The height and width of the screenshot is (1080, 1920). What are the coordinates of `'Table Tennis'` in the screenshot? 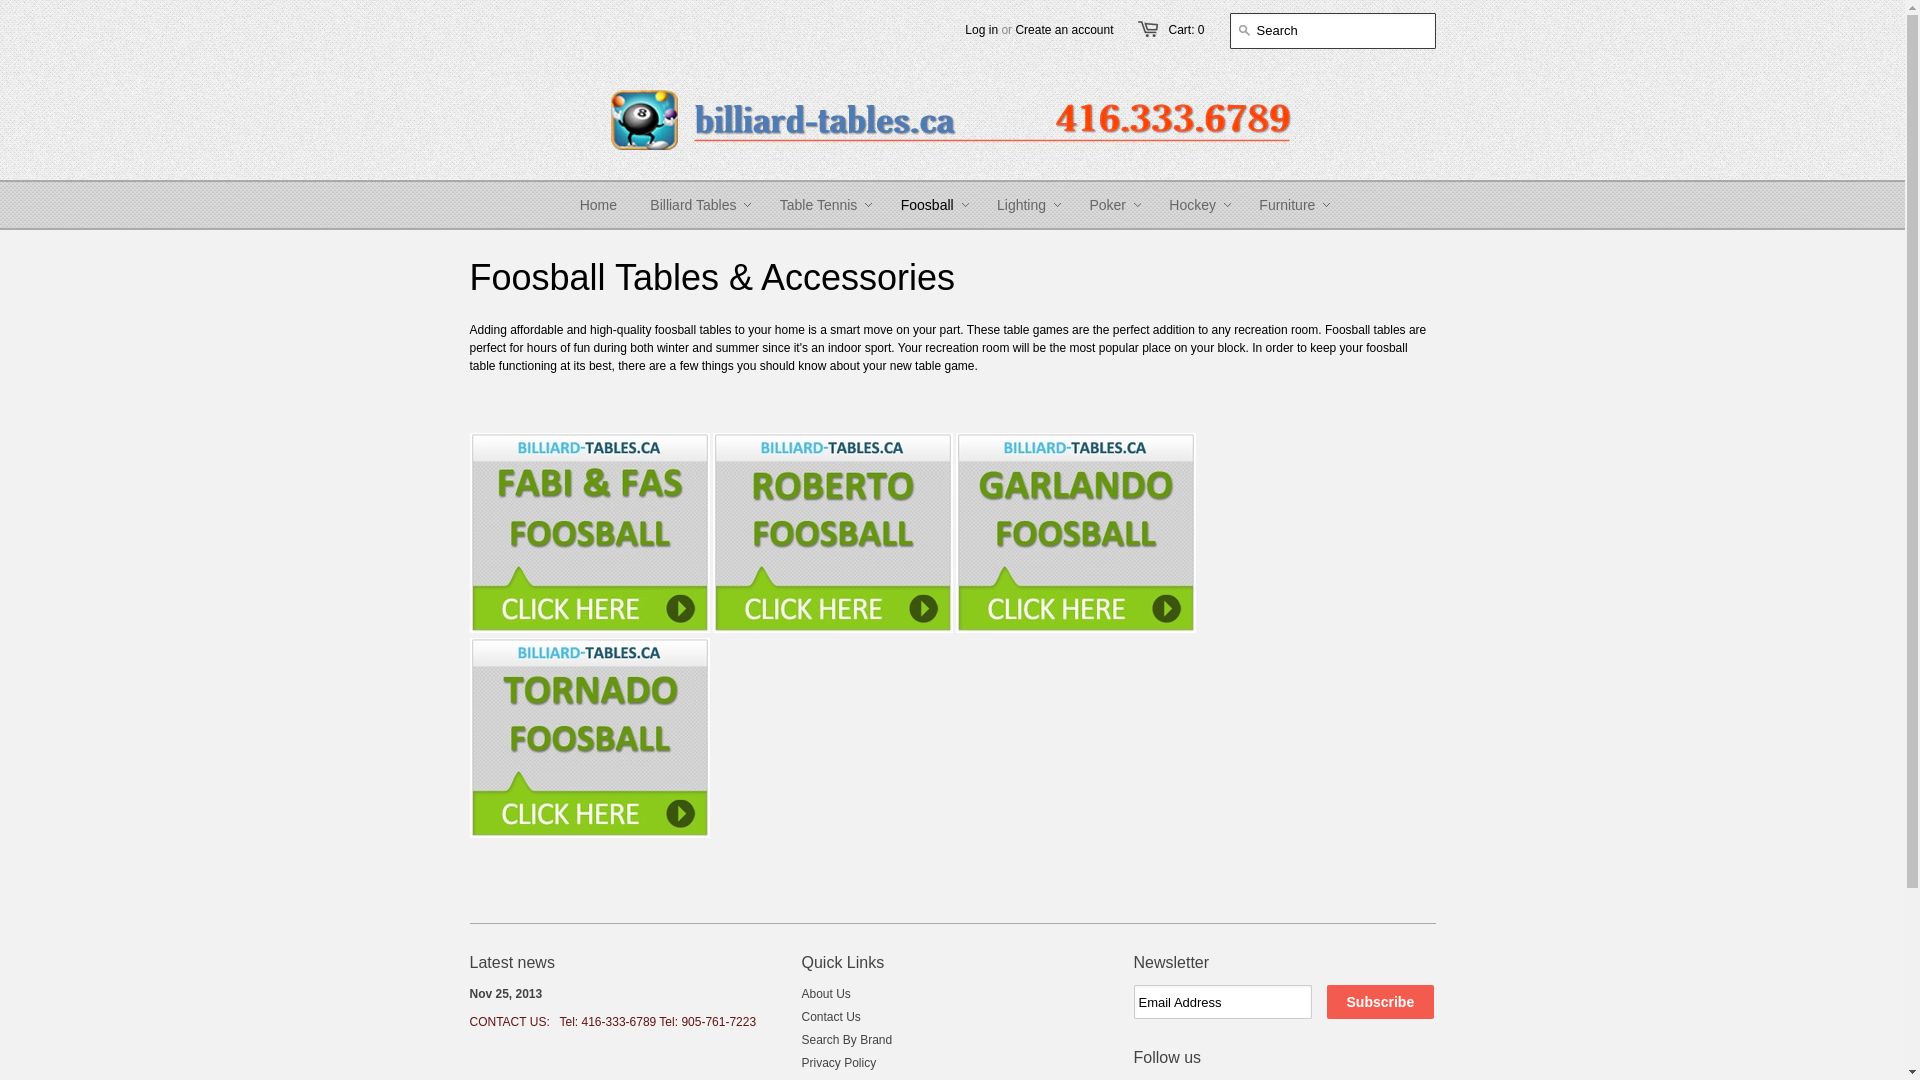 It's located at (763, 204).